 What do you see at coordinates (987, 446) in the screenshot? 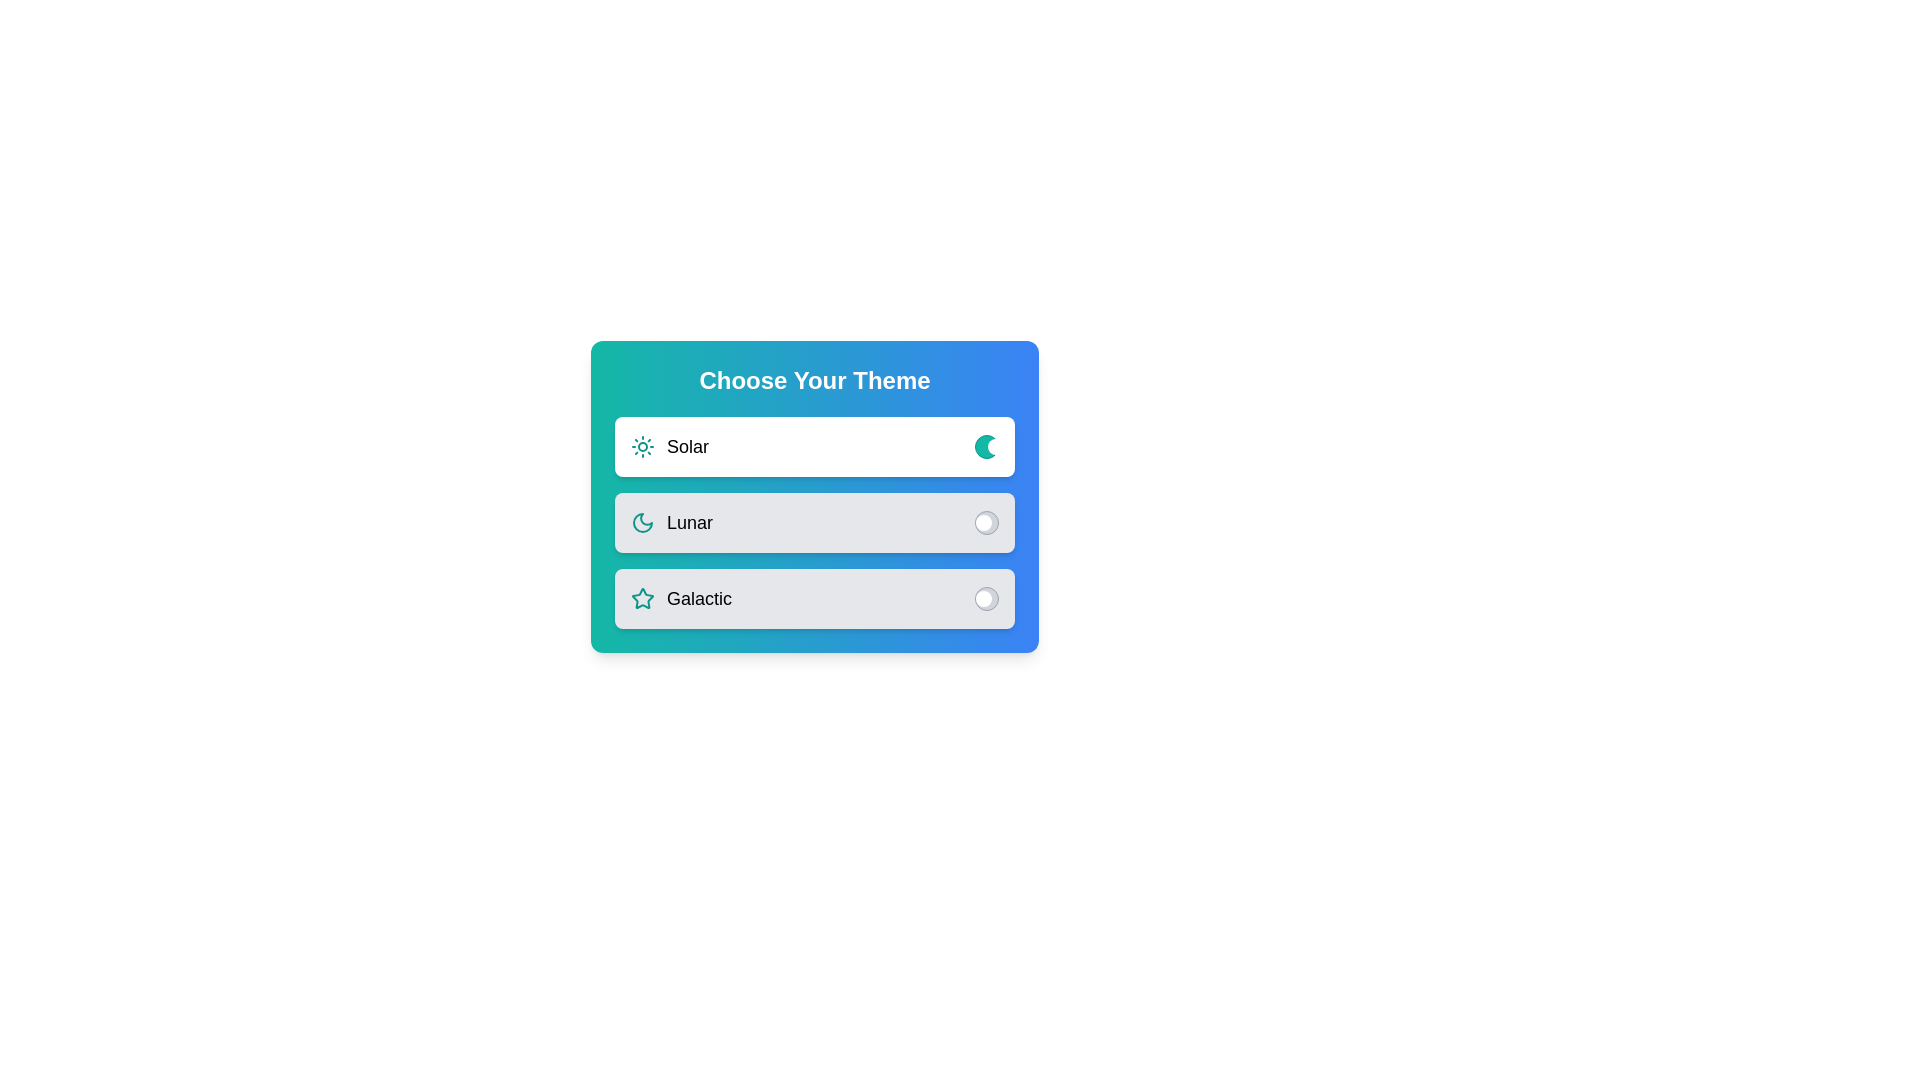
I see `the toggle button for the Solar theme` at bounding box center [987, 446].